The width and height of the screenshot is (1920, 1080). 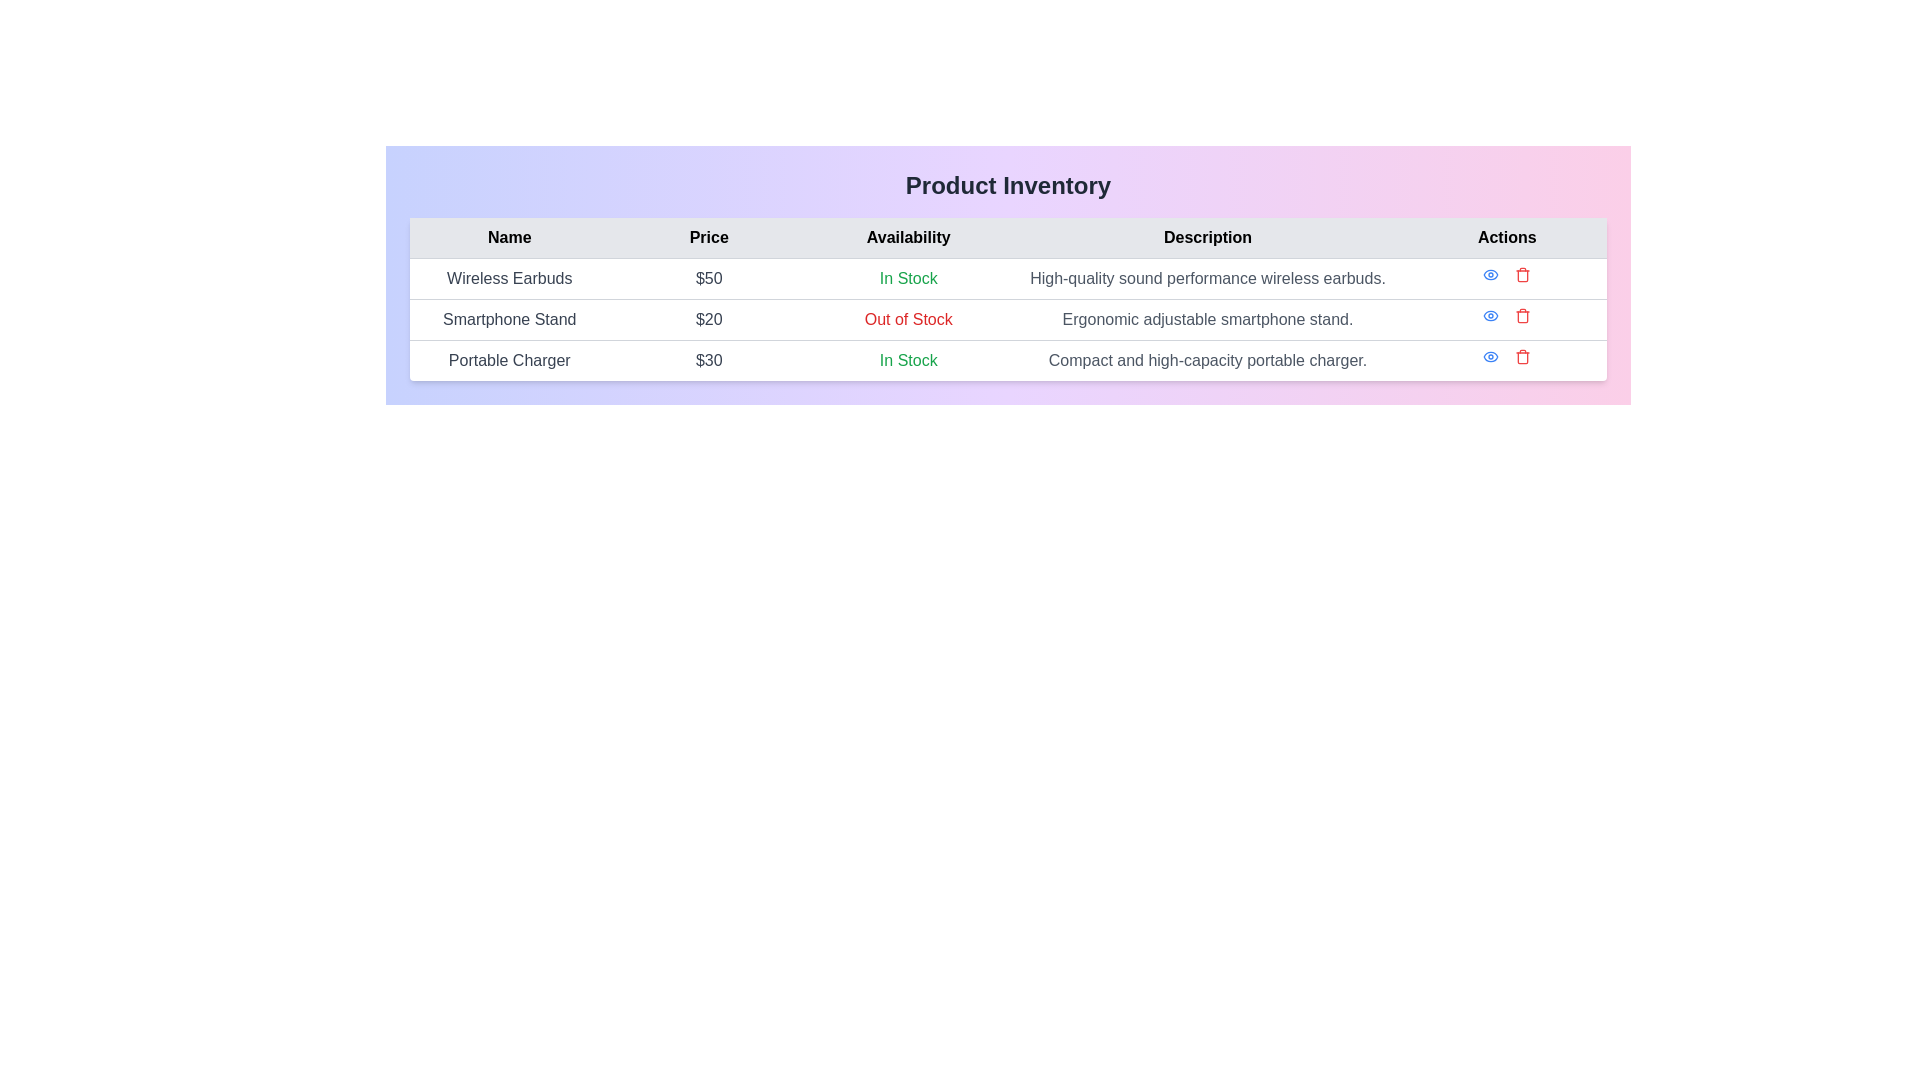 What do you see at coordinates (907, 360) in the screenshot?
I see `the 'Availability' text label for the 'Portable Charger' in the product inventory table to indicate that it is currently available for purchase` at bounding box center [907, 360].